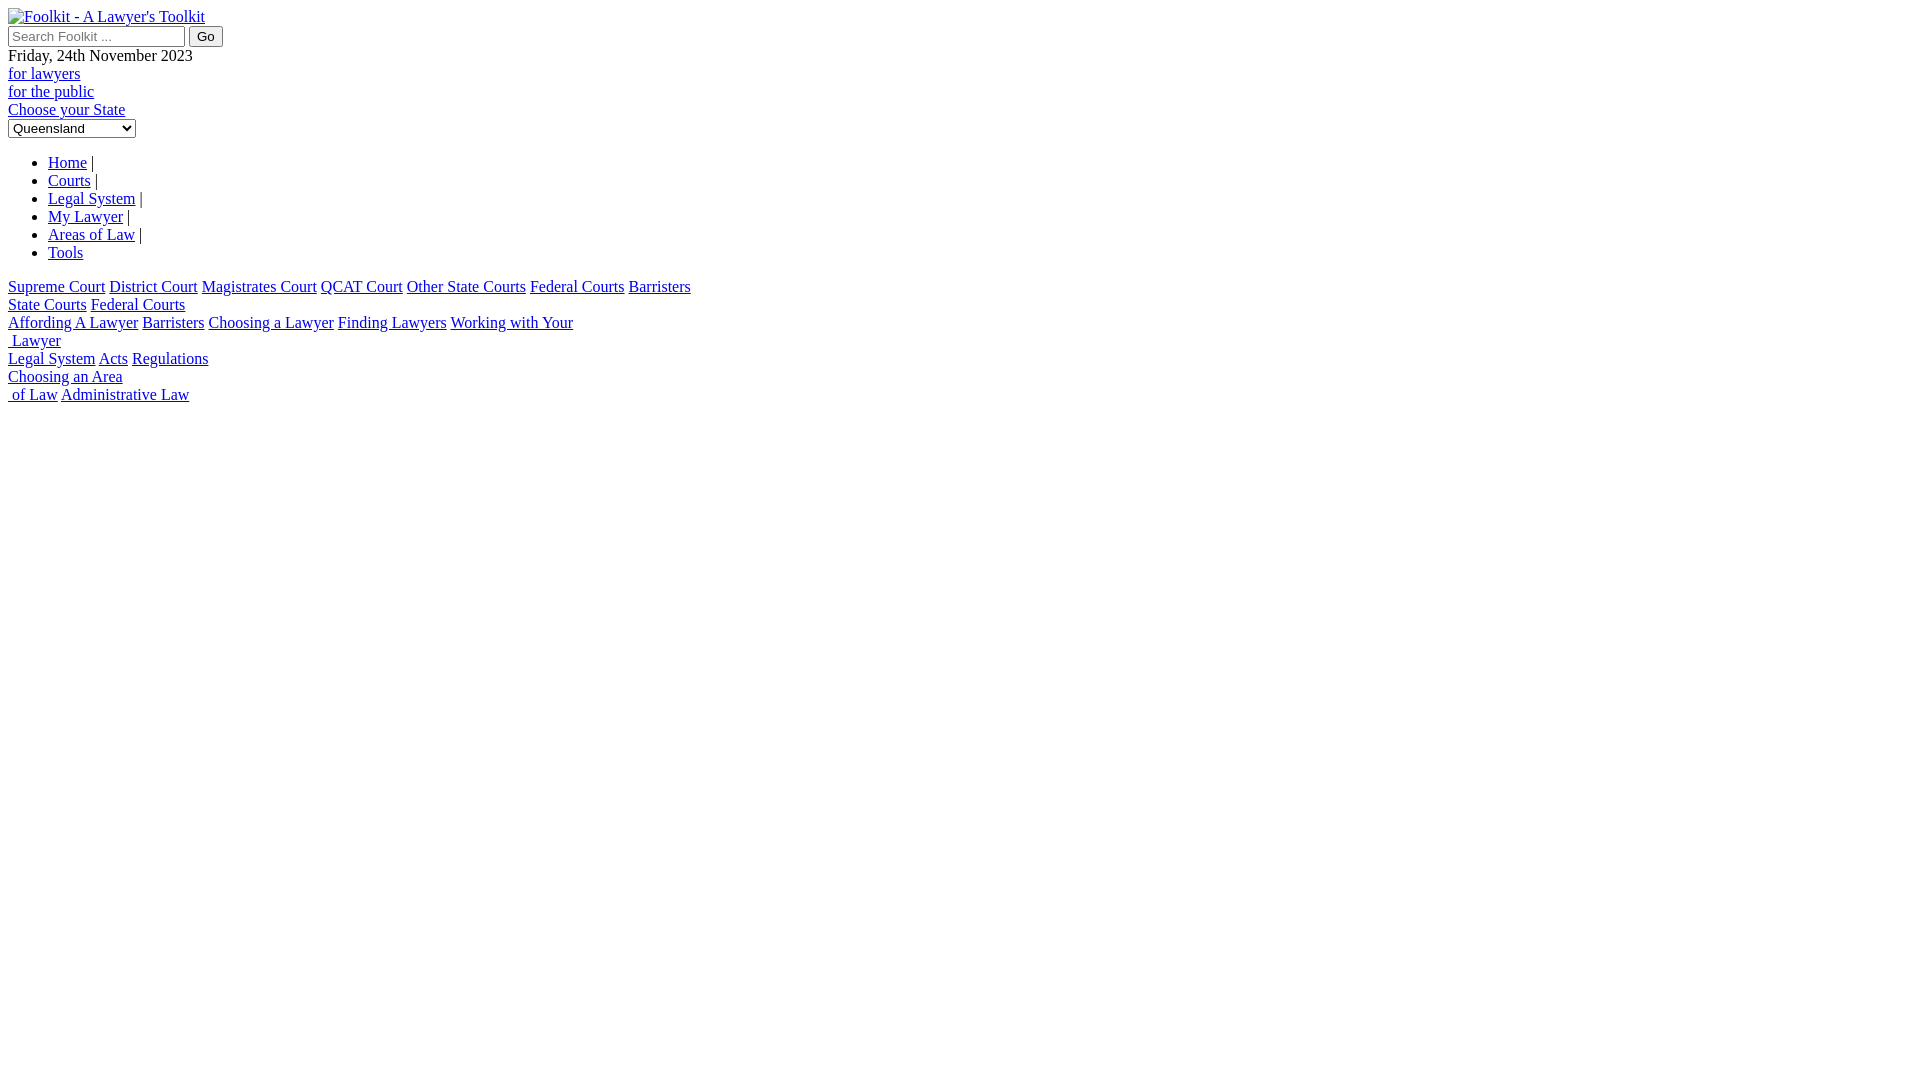  Describe the element at coordinates (66, 109) in the screenshot. I see `'Choose your State'` at that location.